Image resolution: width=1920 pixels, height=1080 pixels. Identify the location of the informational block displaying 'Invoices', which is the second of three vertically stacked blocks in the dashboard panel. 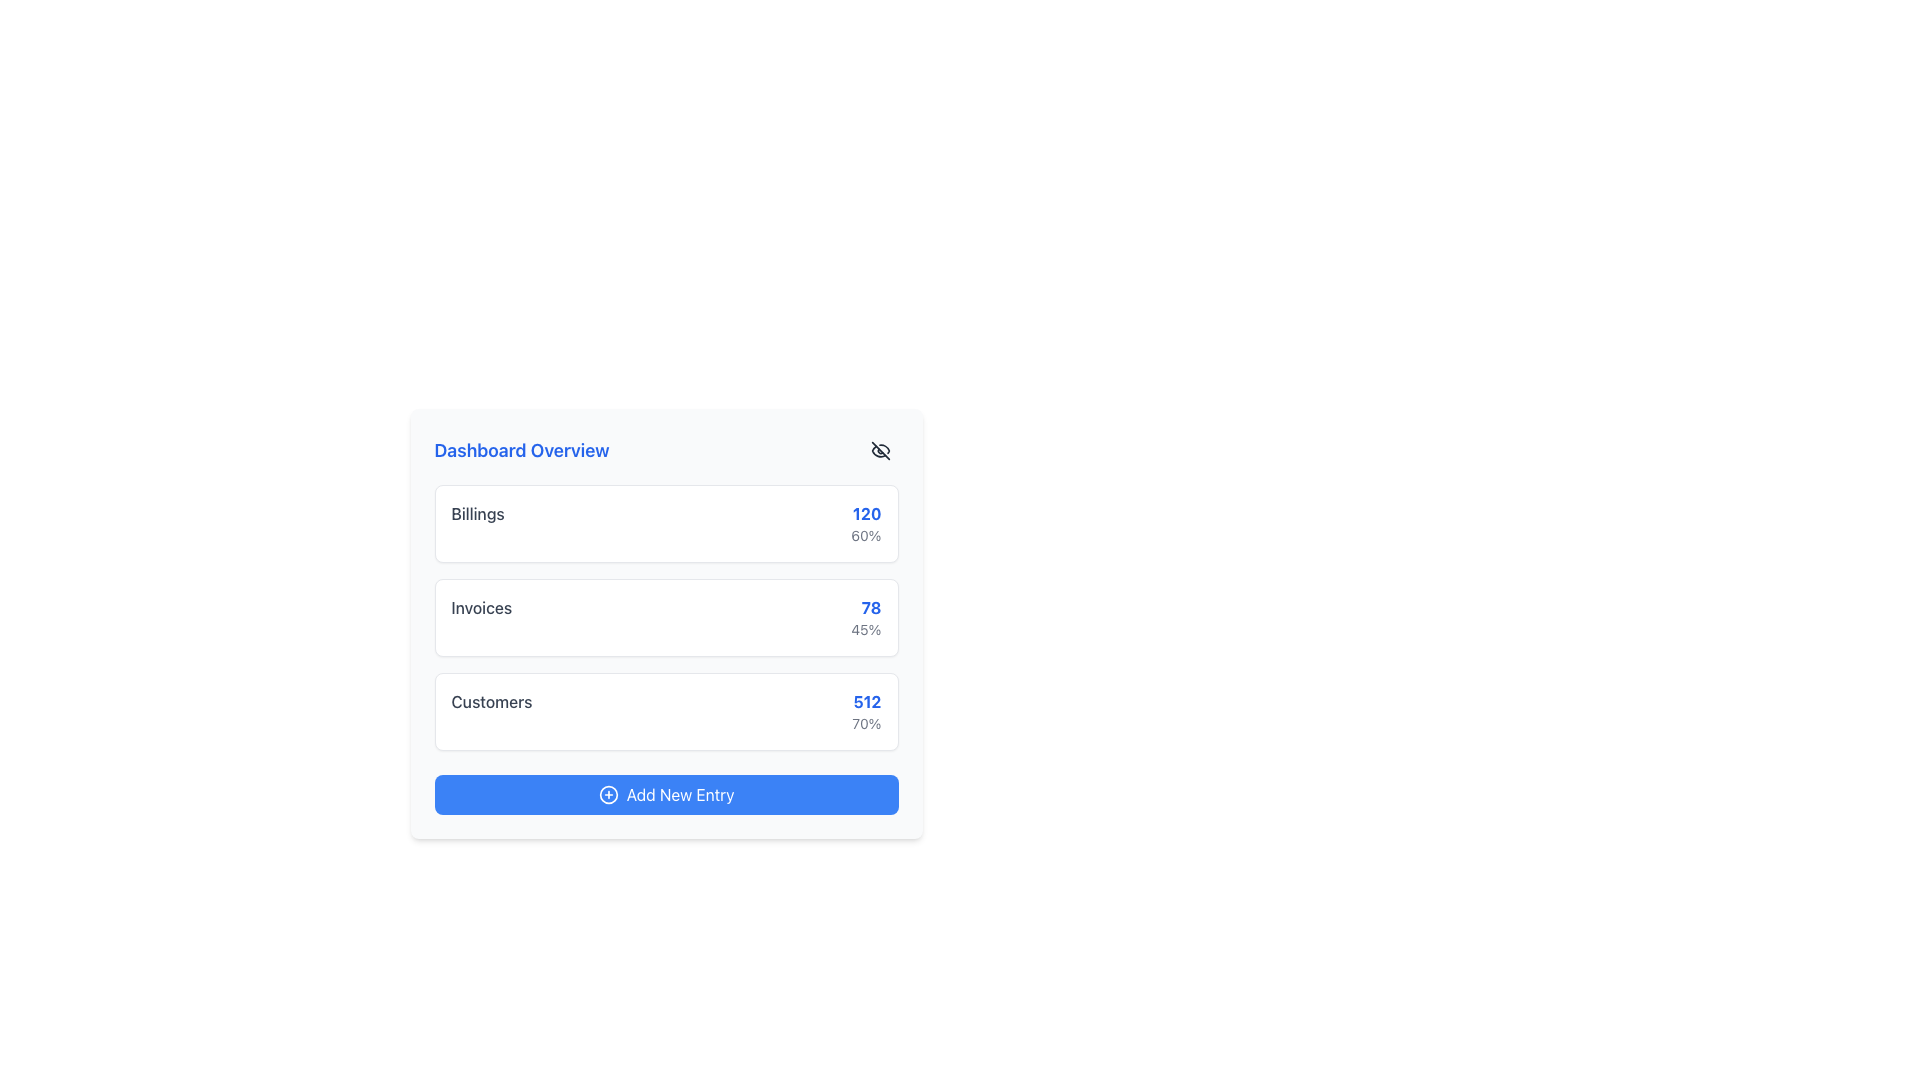
(666, 623).